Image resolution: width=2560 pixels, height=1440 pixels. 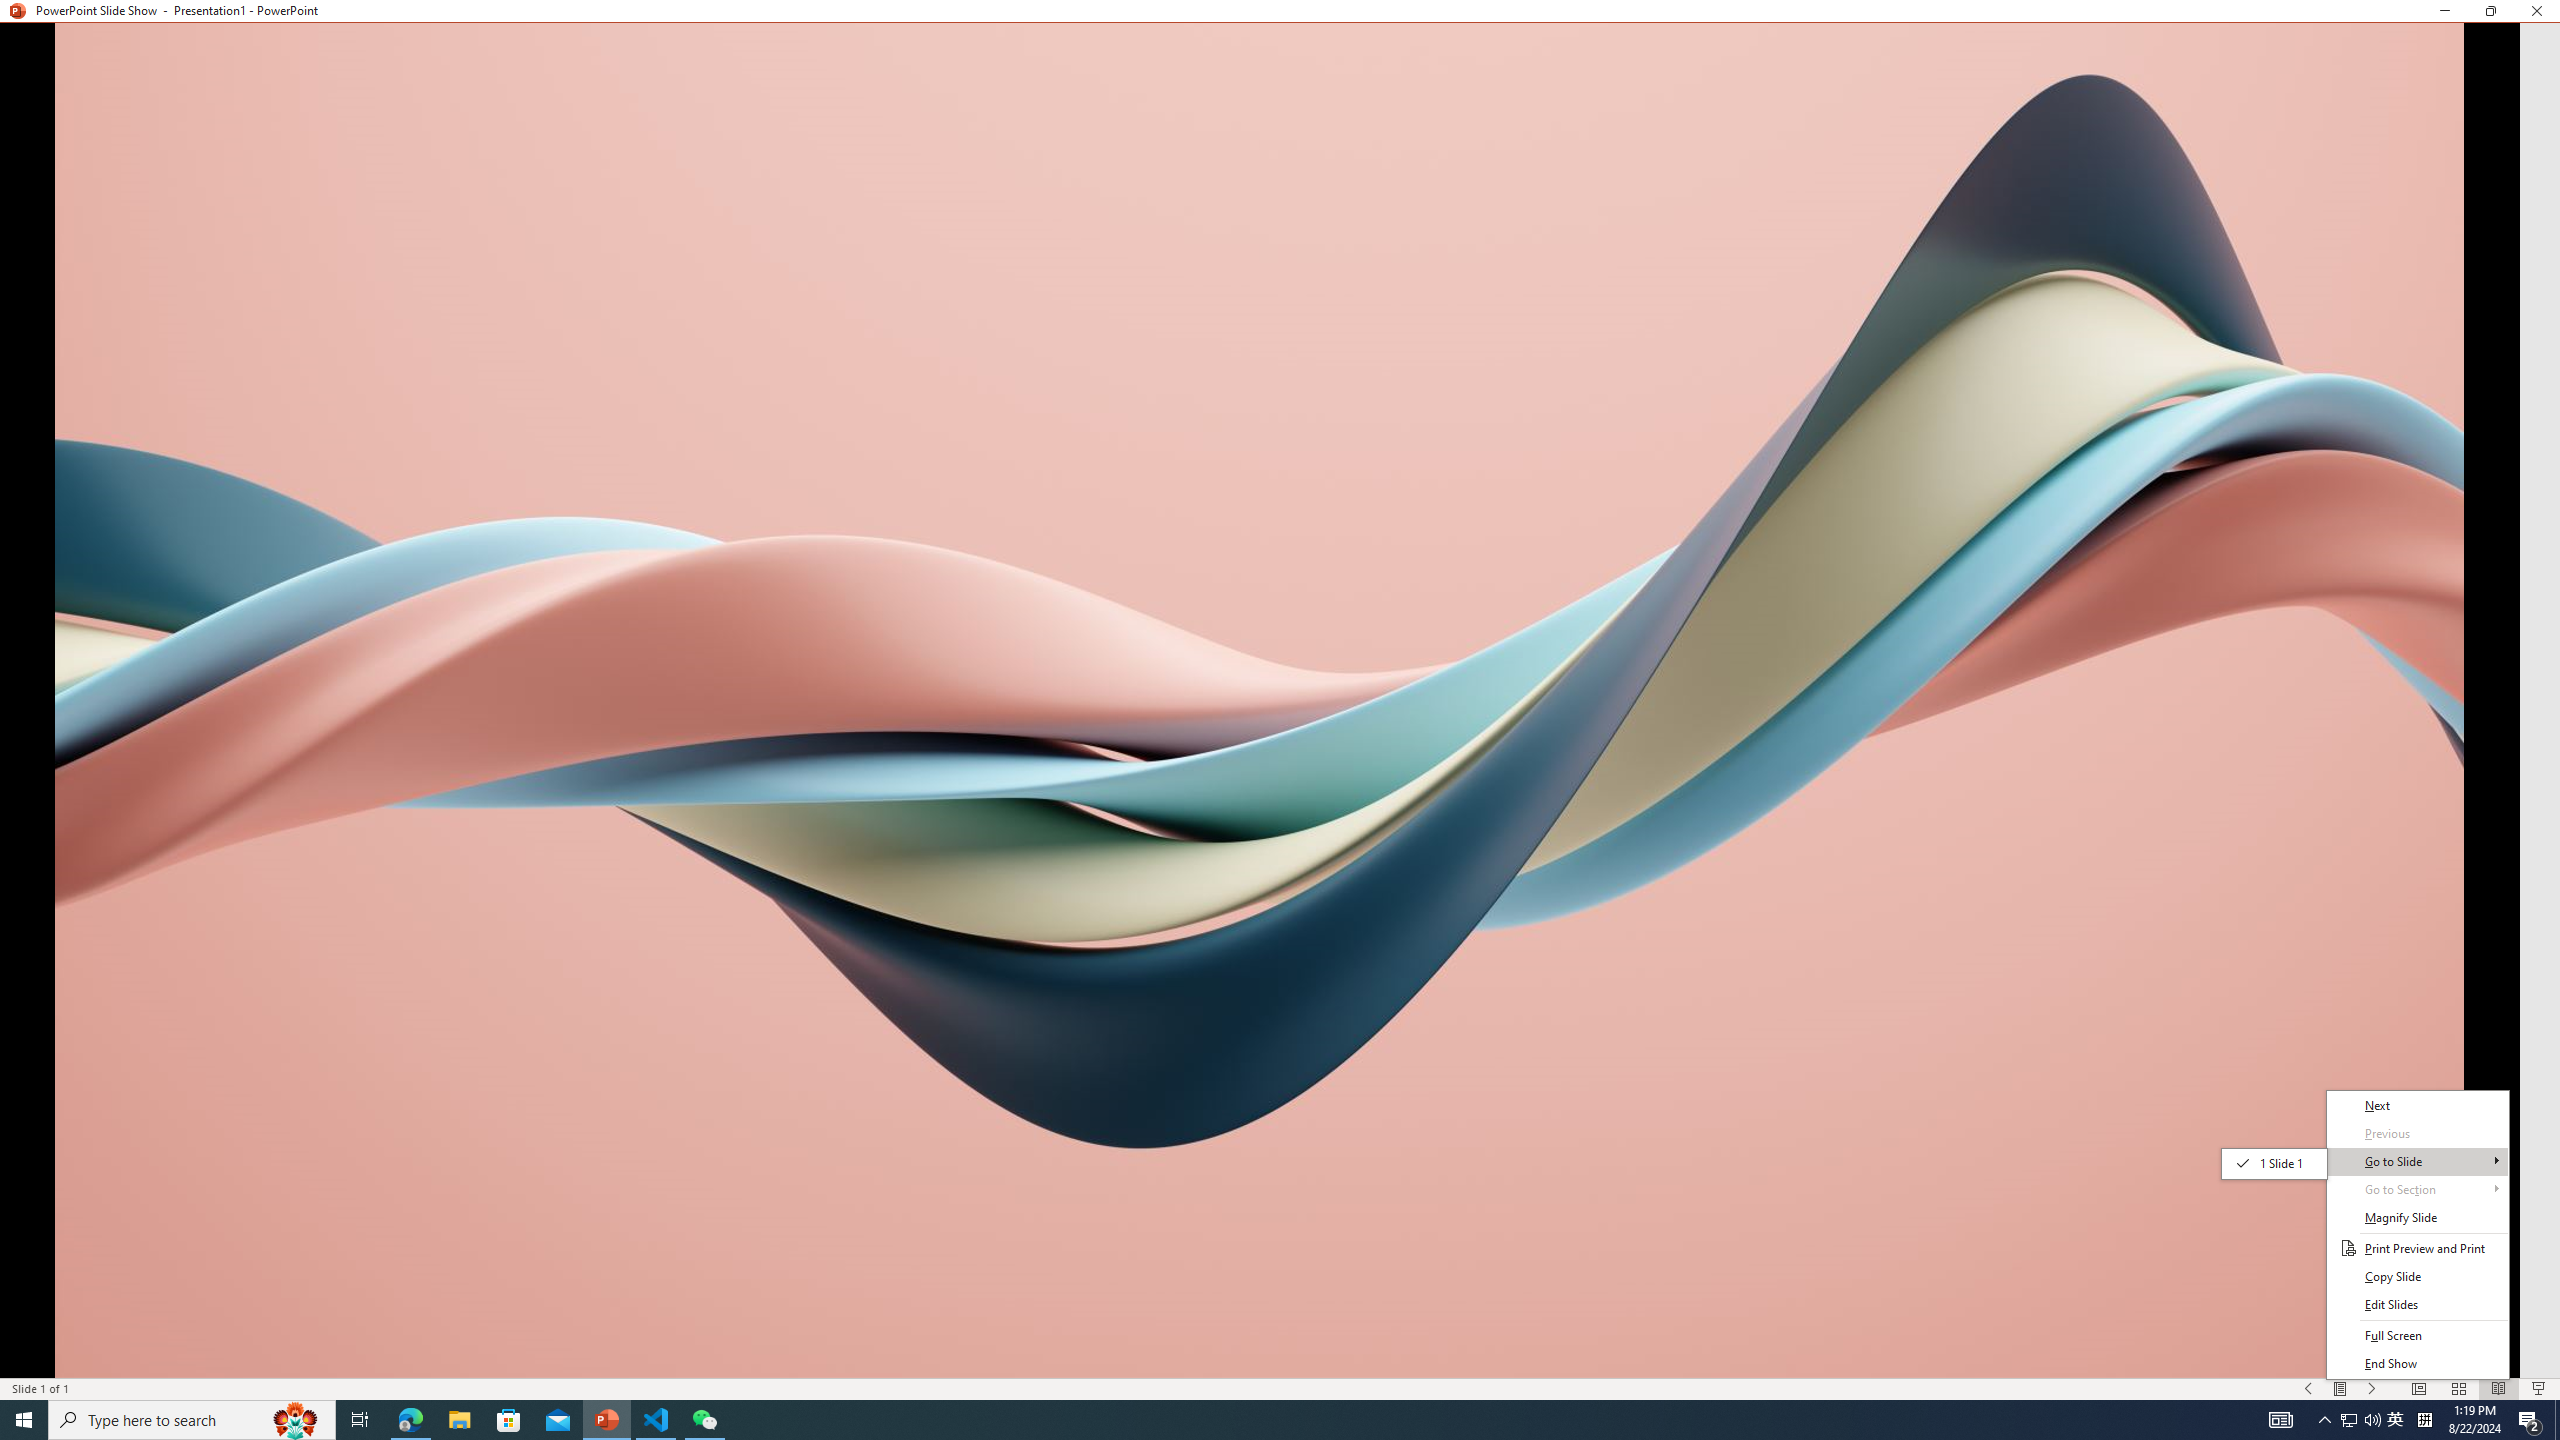 What do you see at coordinates (705, 1418) in the screenshot?
I see `'WeChat - 1 running window'` at bounding box center [705, 1418].